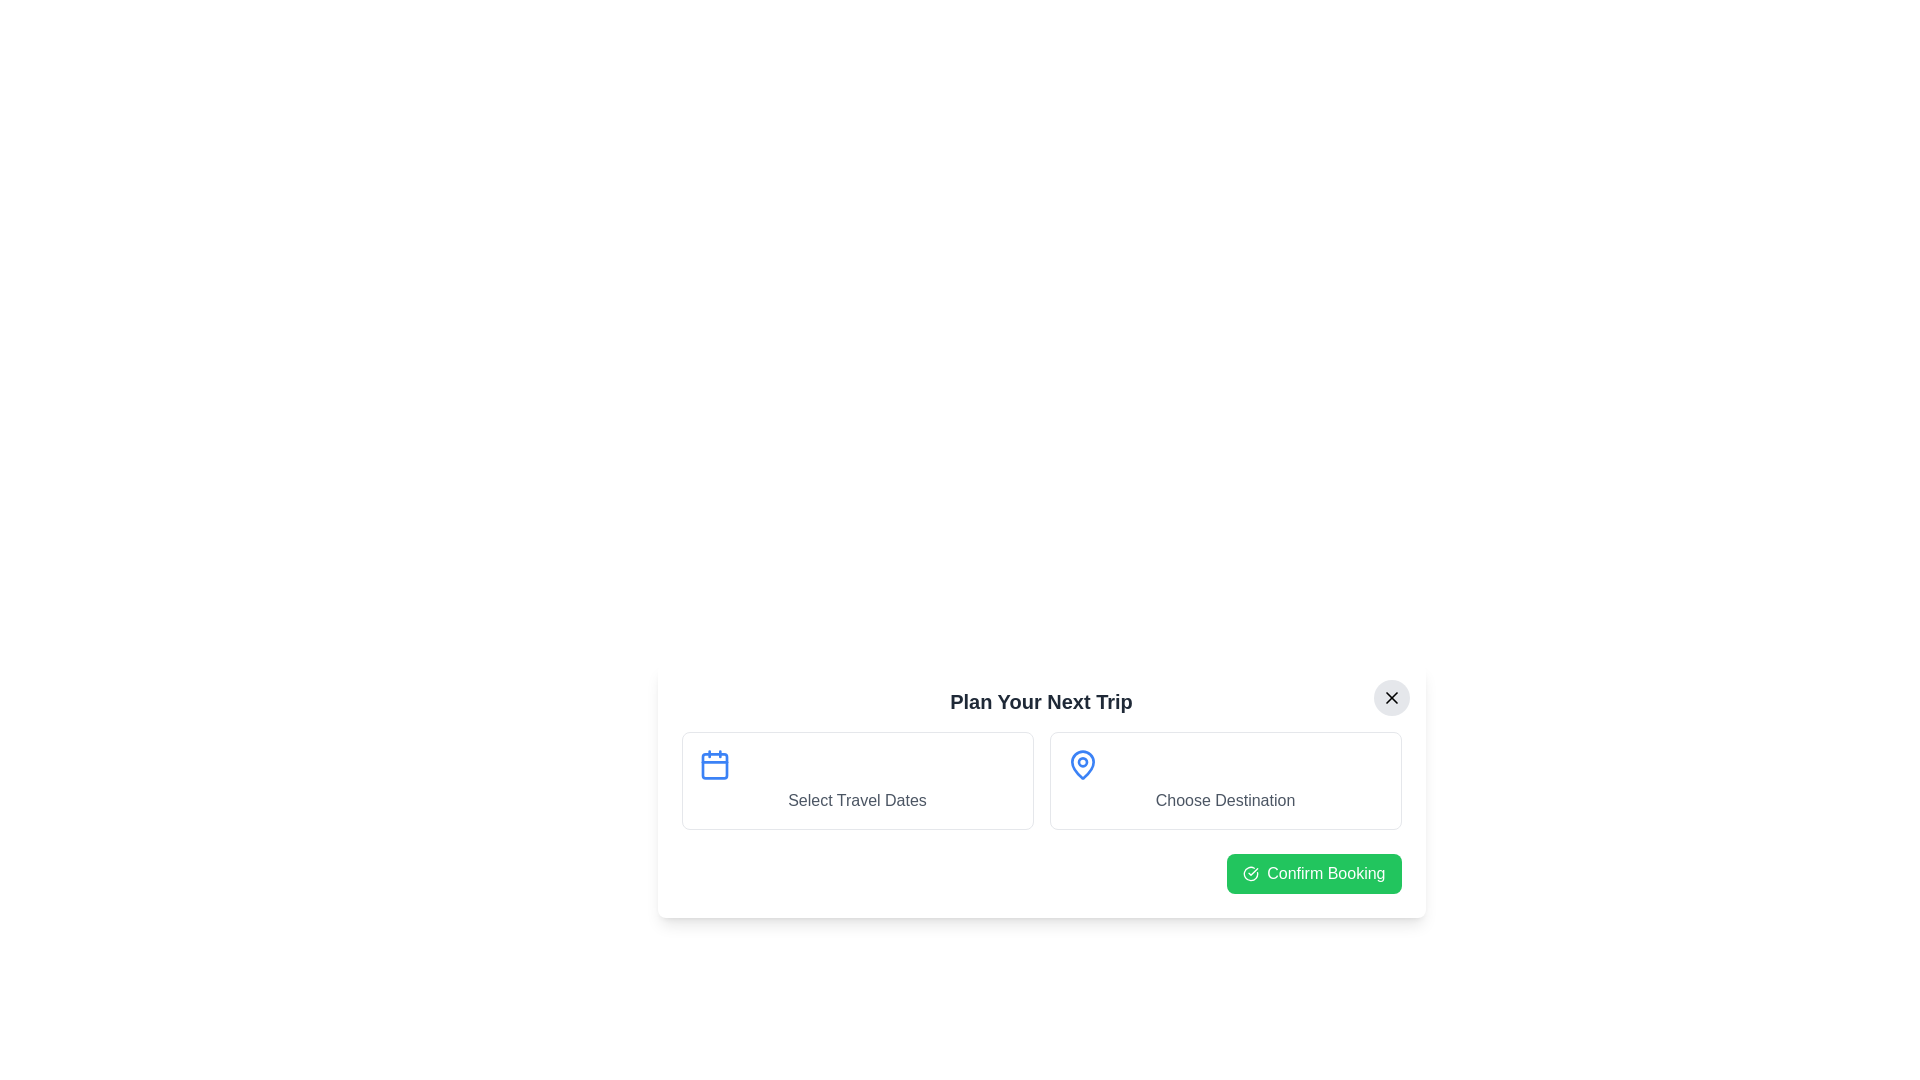 The height and width of the screenshot is (1080, 1920). Describe the element at coordinates (1314, 873) in the screenshot. I see `the interactive element: Confirm Booking Button` at that location.